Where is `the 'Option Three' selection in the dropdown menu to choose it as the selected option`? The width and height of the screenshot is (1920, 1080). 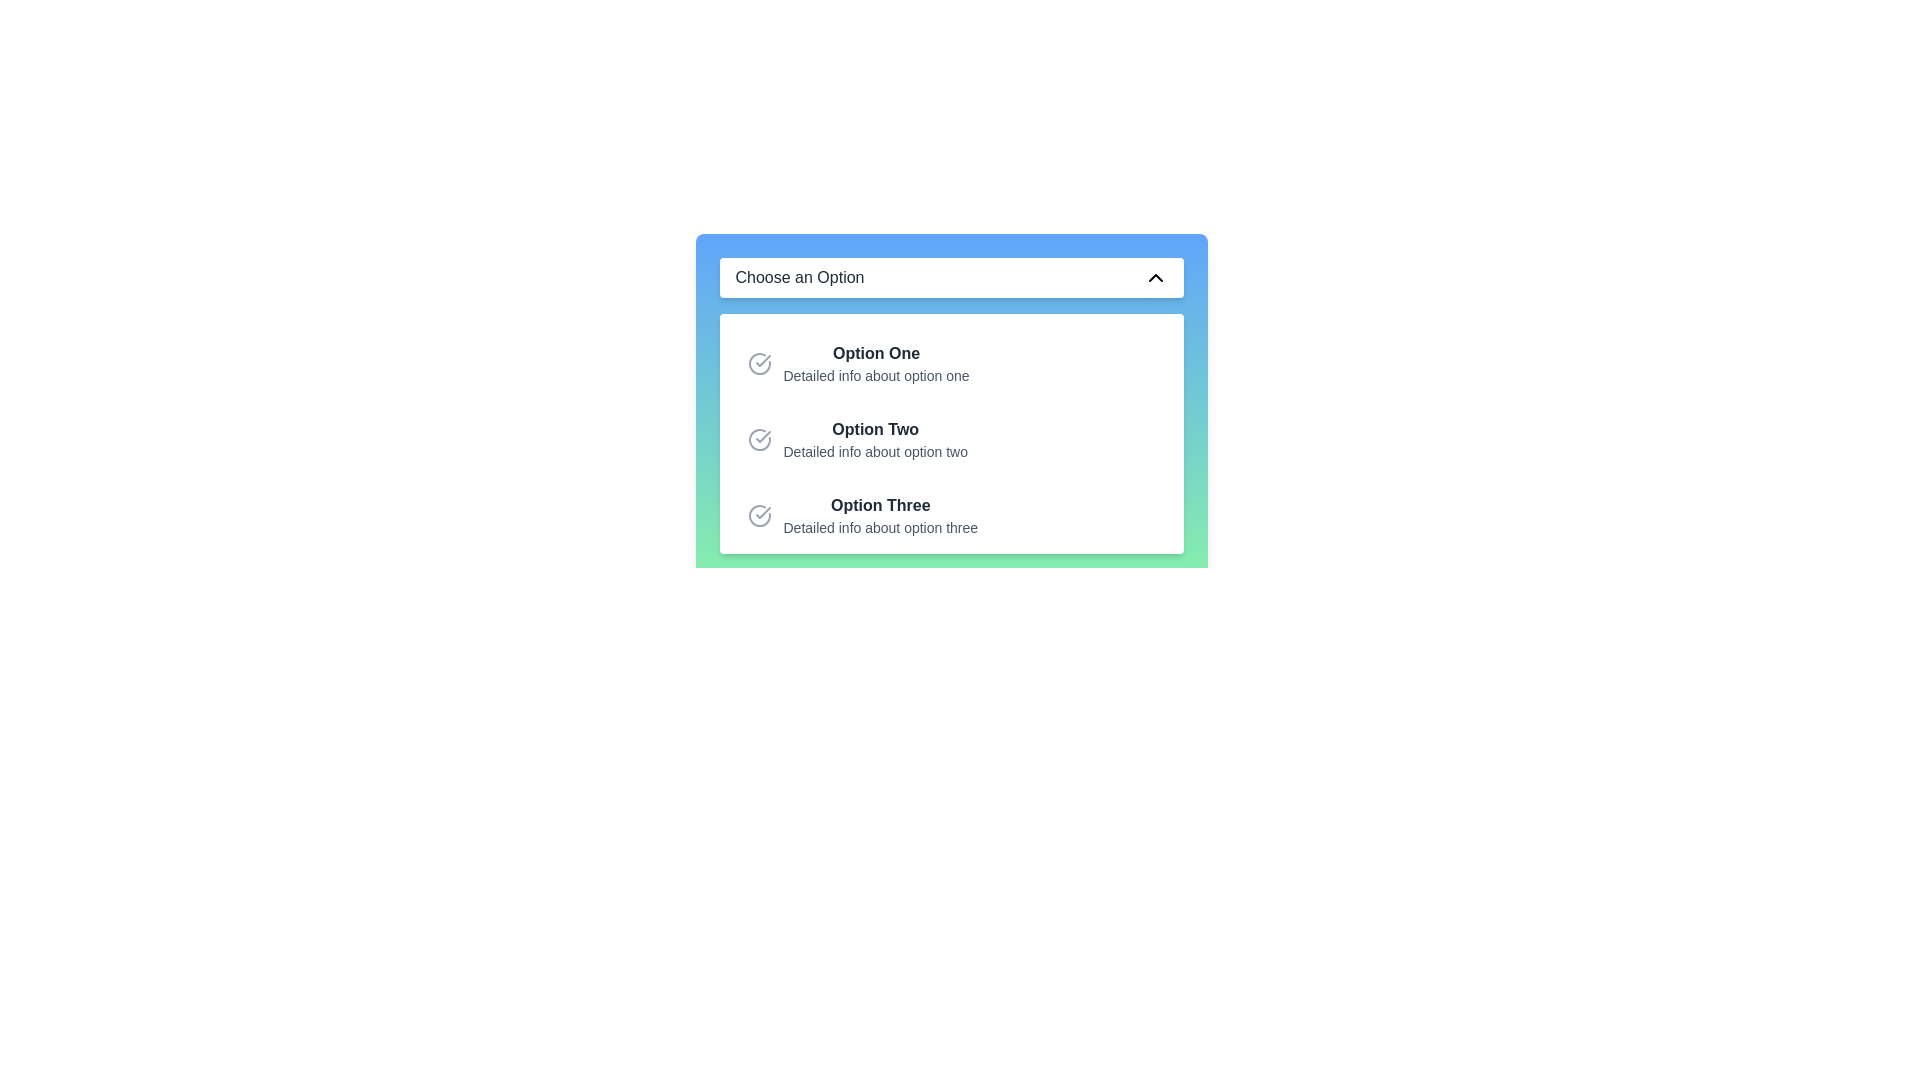 the 'Option Three' selection in the dropdown menu to choose it as the selected option is located at coordinates (950, 515).